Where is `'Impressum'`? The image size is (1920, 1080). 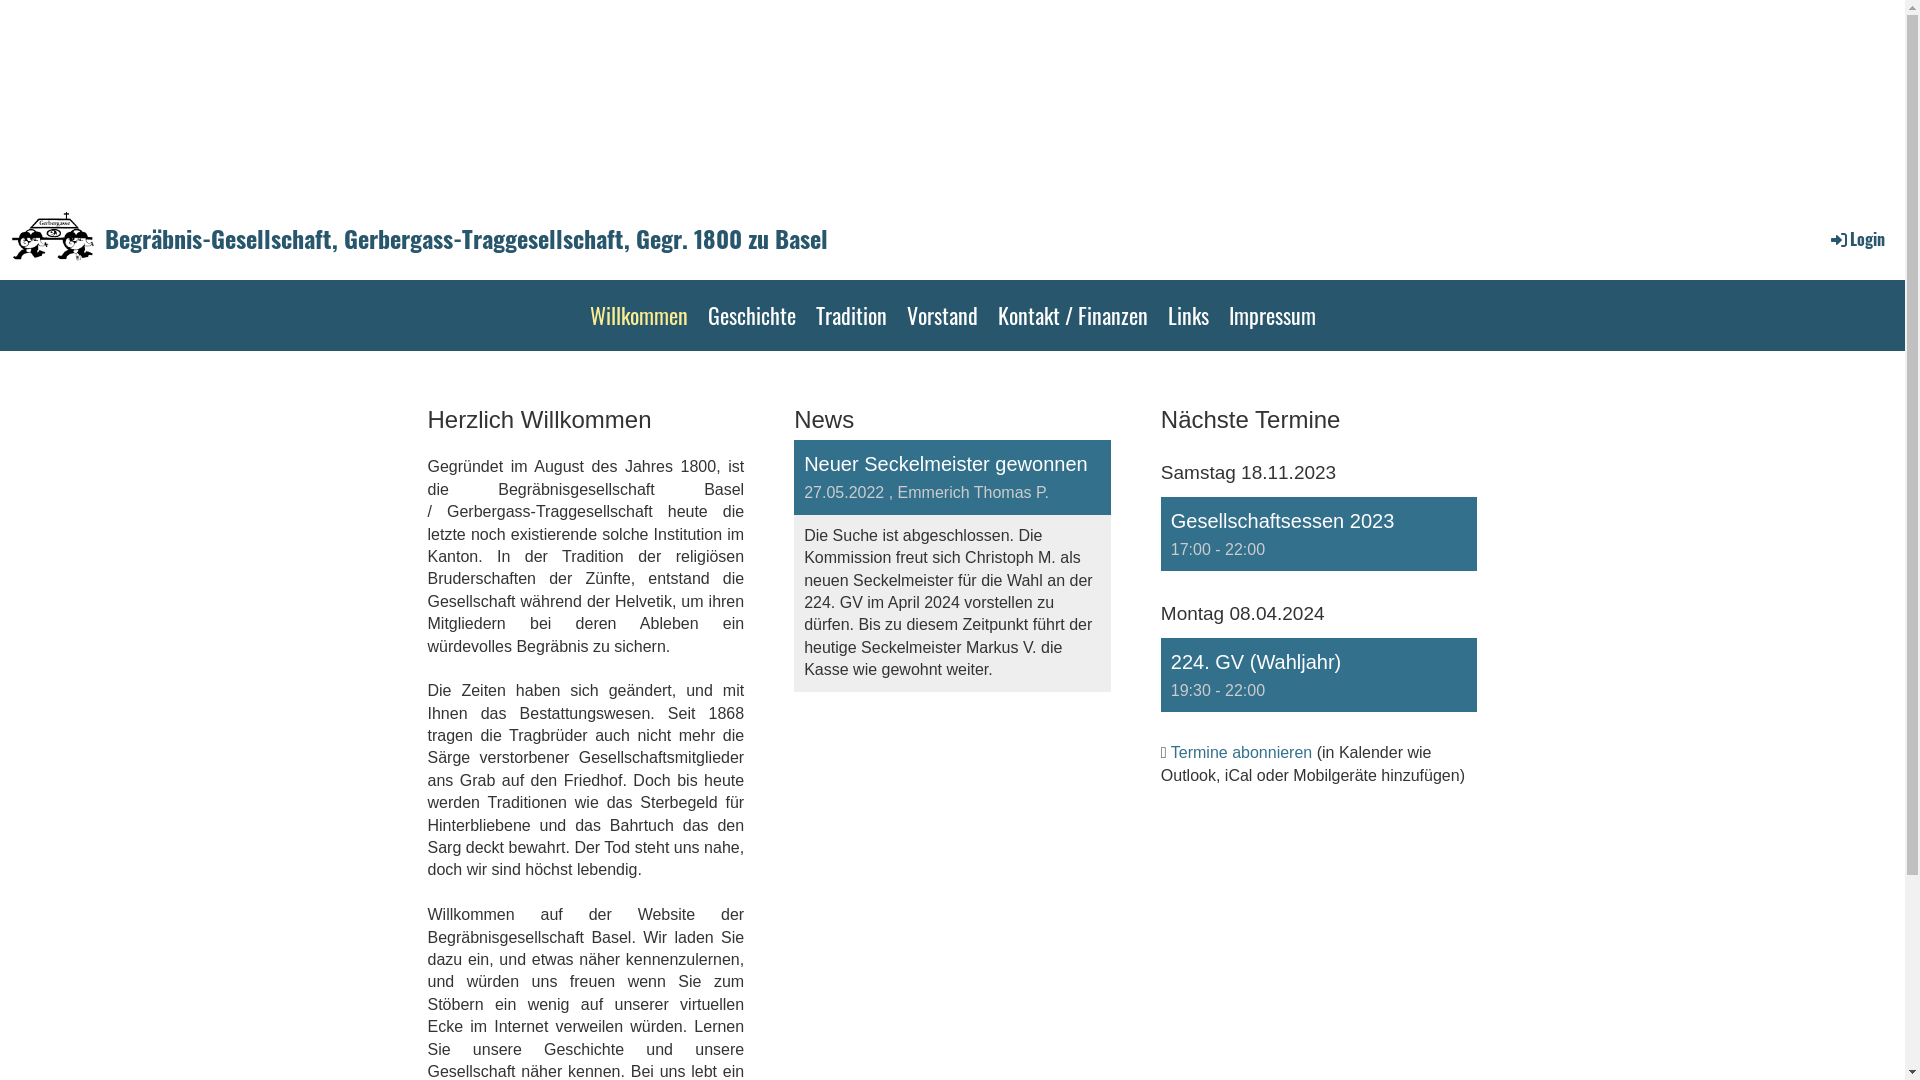 'Impressum' is located at coordinates (1270, 315).